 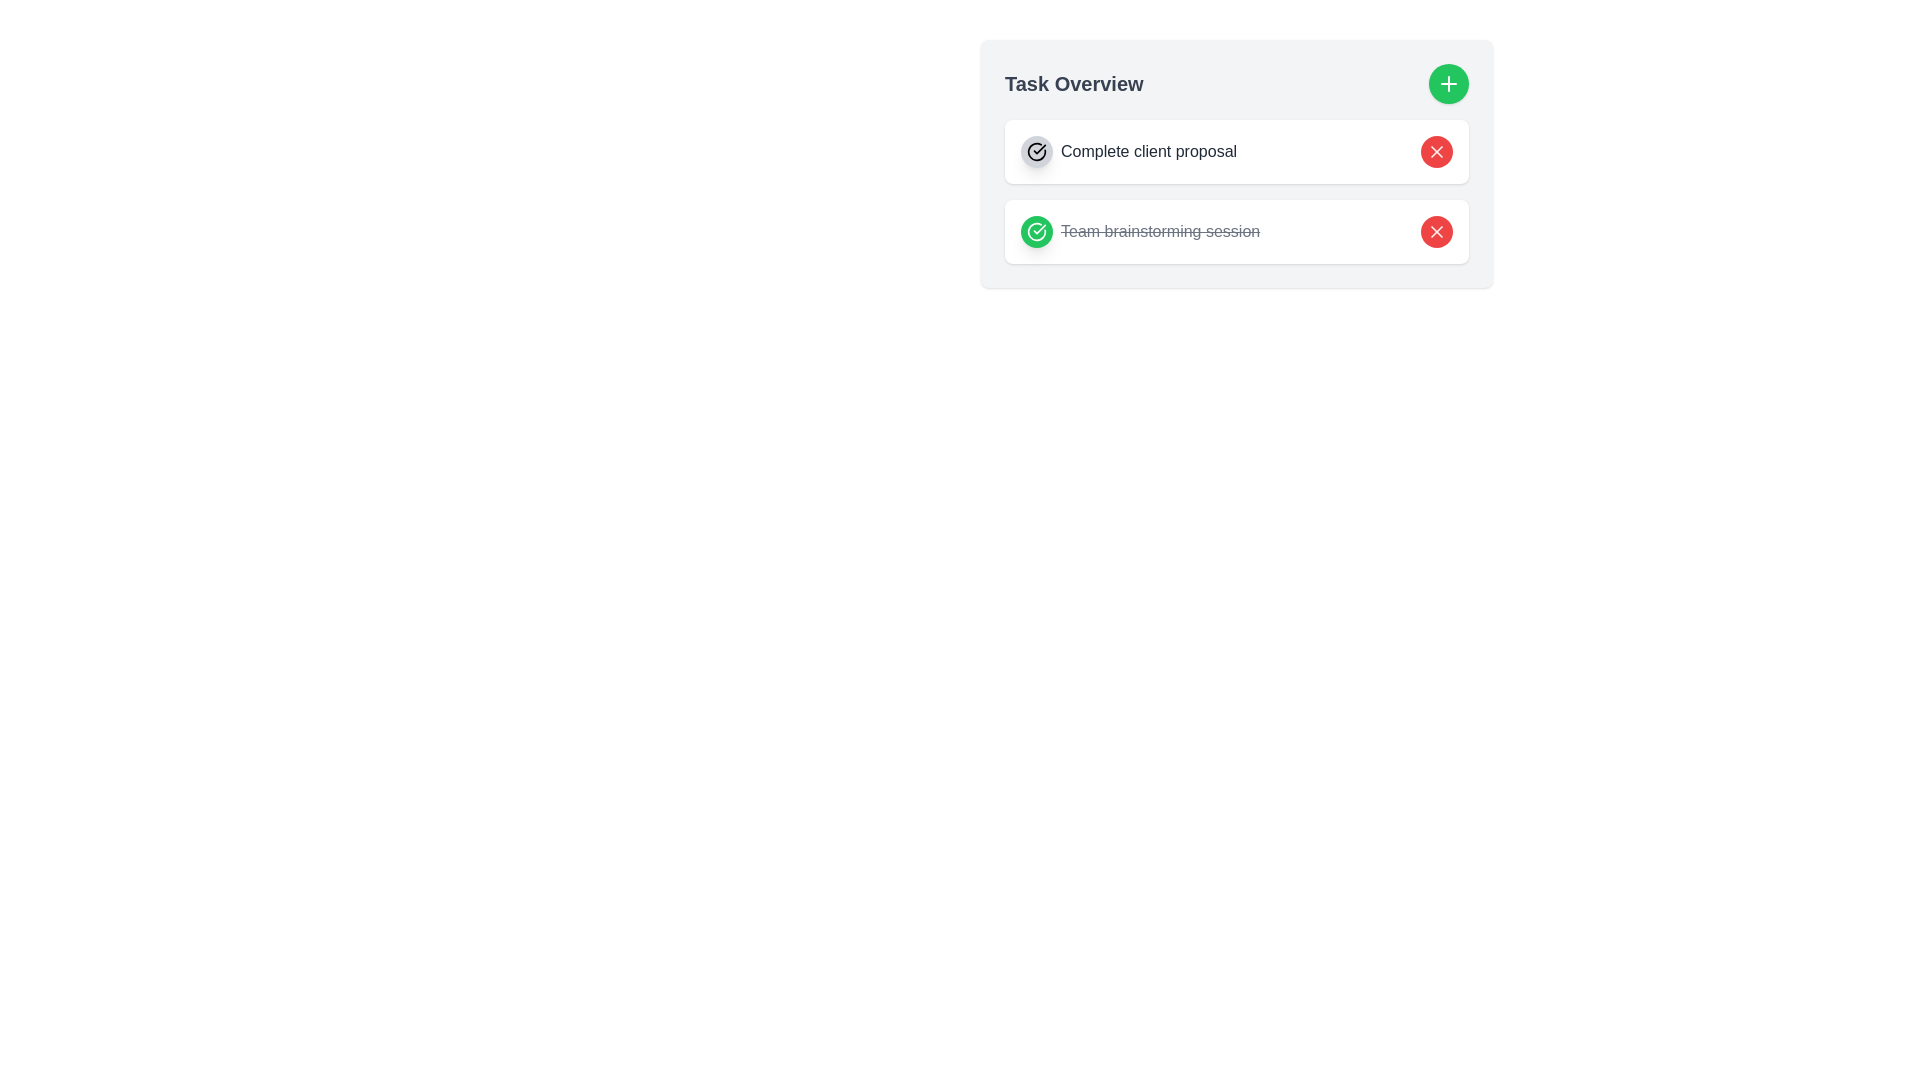 What do you see at coordinates (1140, 230) in the screenshot?
I see `the list item with the strikethrough text 'Team brainstorming session' and a green circular icon with a white checkmark` at bounding box center [1140, 230].